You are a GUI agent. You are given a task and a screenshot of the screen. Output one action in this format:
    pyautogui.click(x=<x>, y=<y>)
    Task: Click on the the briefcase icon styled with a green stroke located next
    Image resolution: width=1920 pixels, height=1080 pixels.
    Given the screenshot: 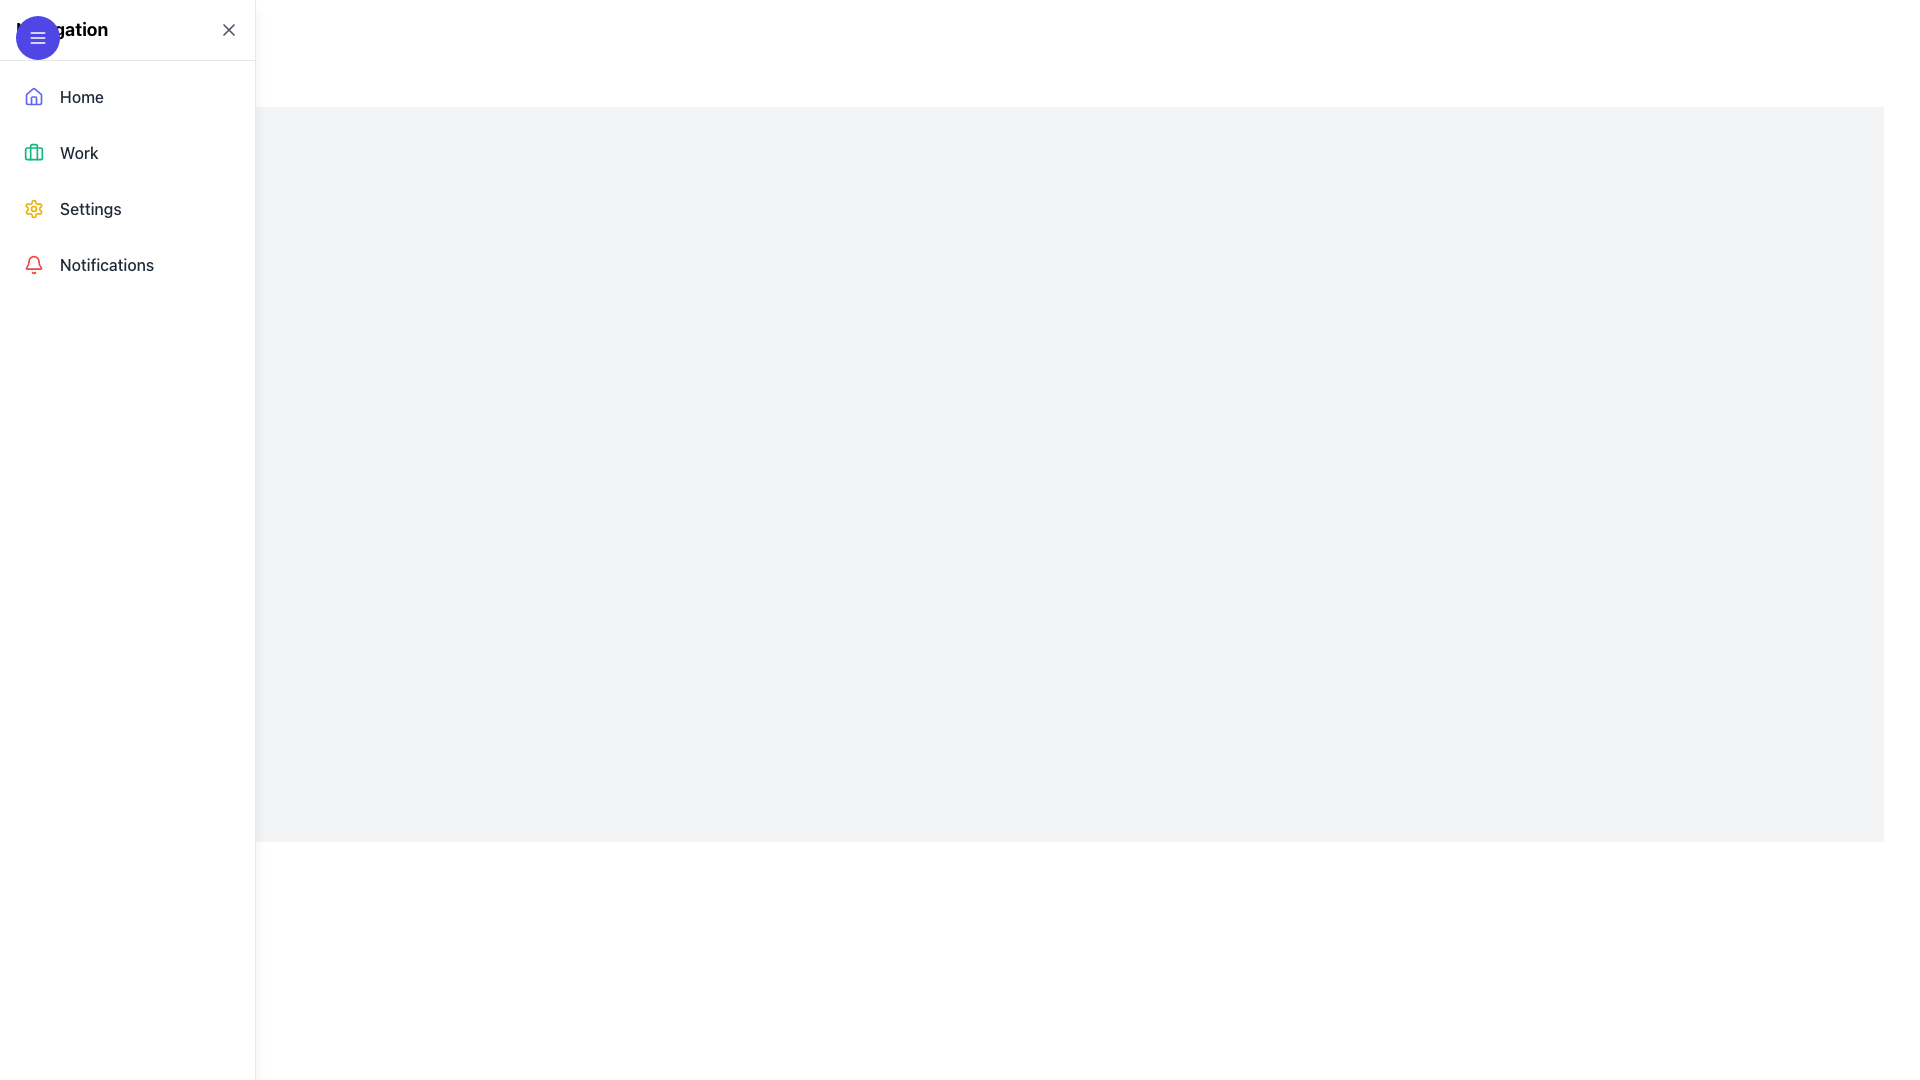 What is the action you would take?
    pyautogui.click(x=33, y=152)
    